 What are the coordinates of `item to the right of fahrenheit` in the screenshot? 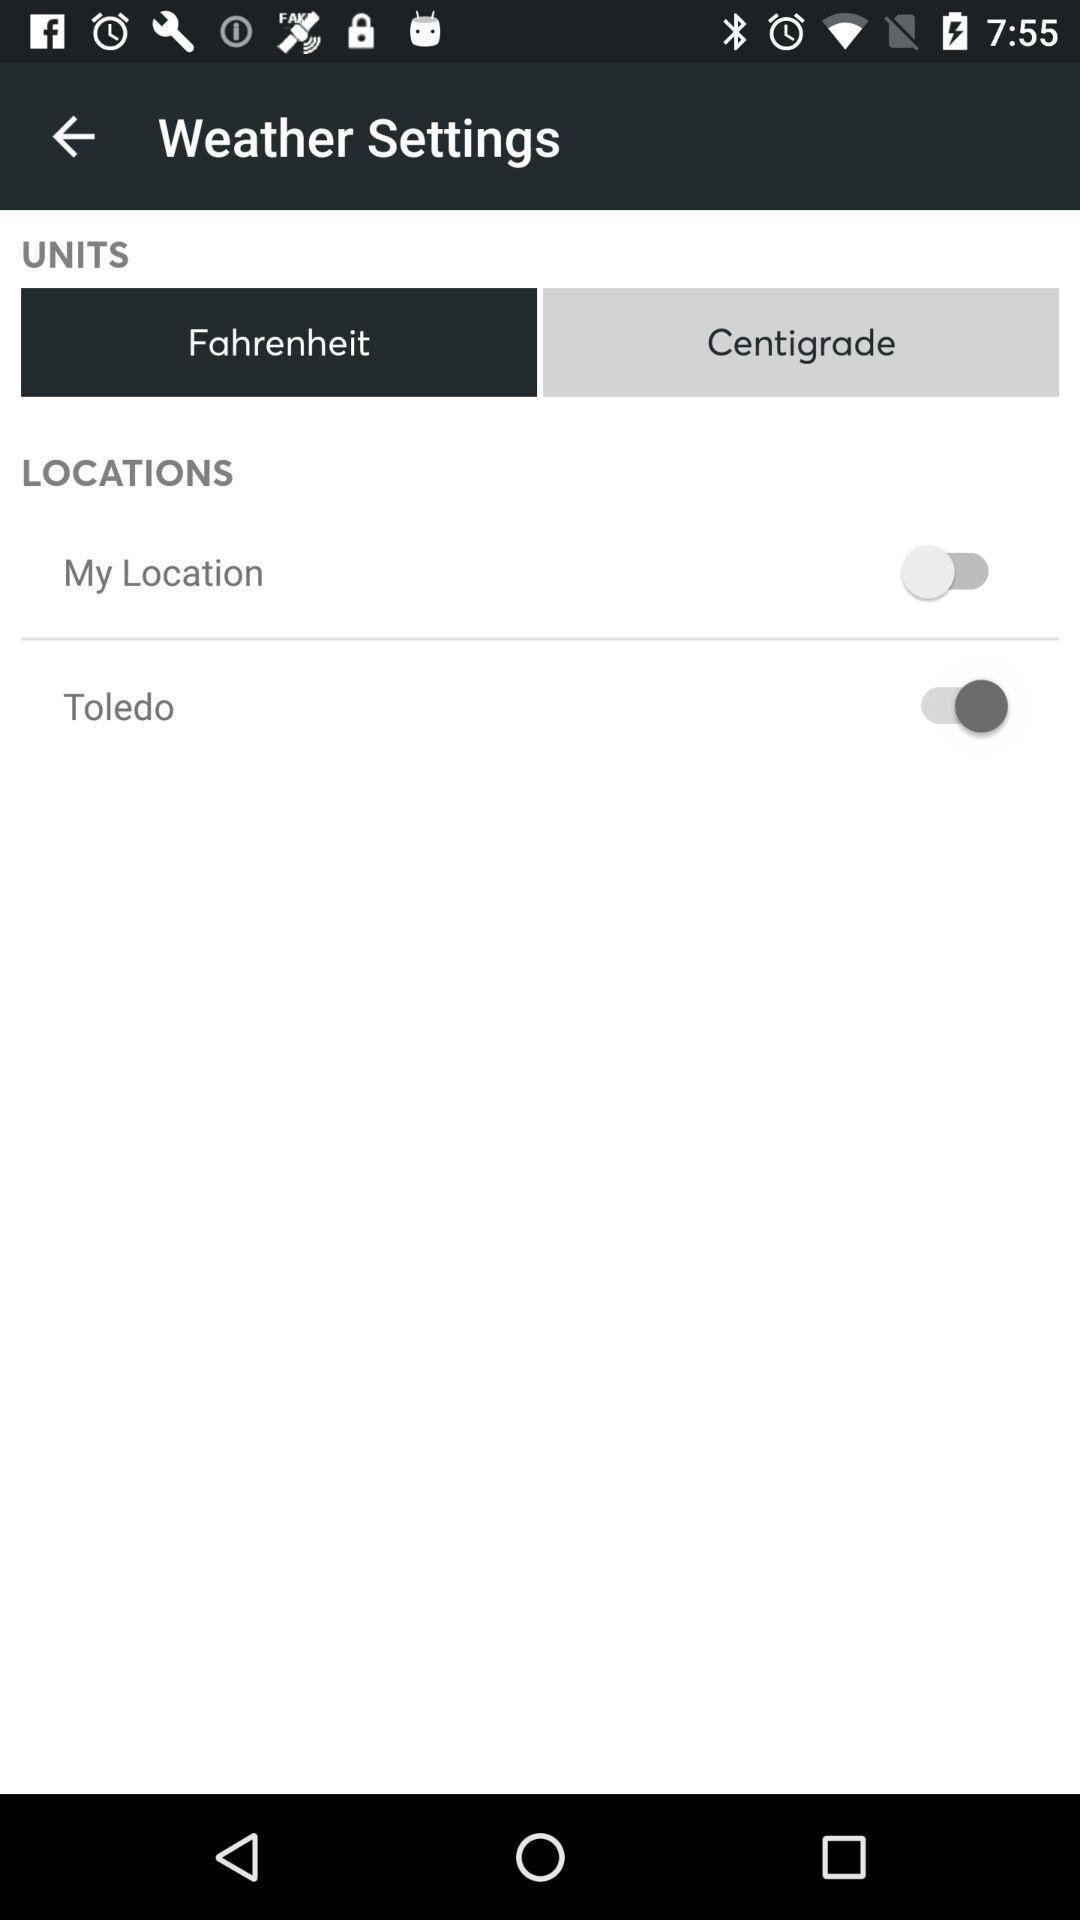 It's located at (800, 342).